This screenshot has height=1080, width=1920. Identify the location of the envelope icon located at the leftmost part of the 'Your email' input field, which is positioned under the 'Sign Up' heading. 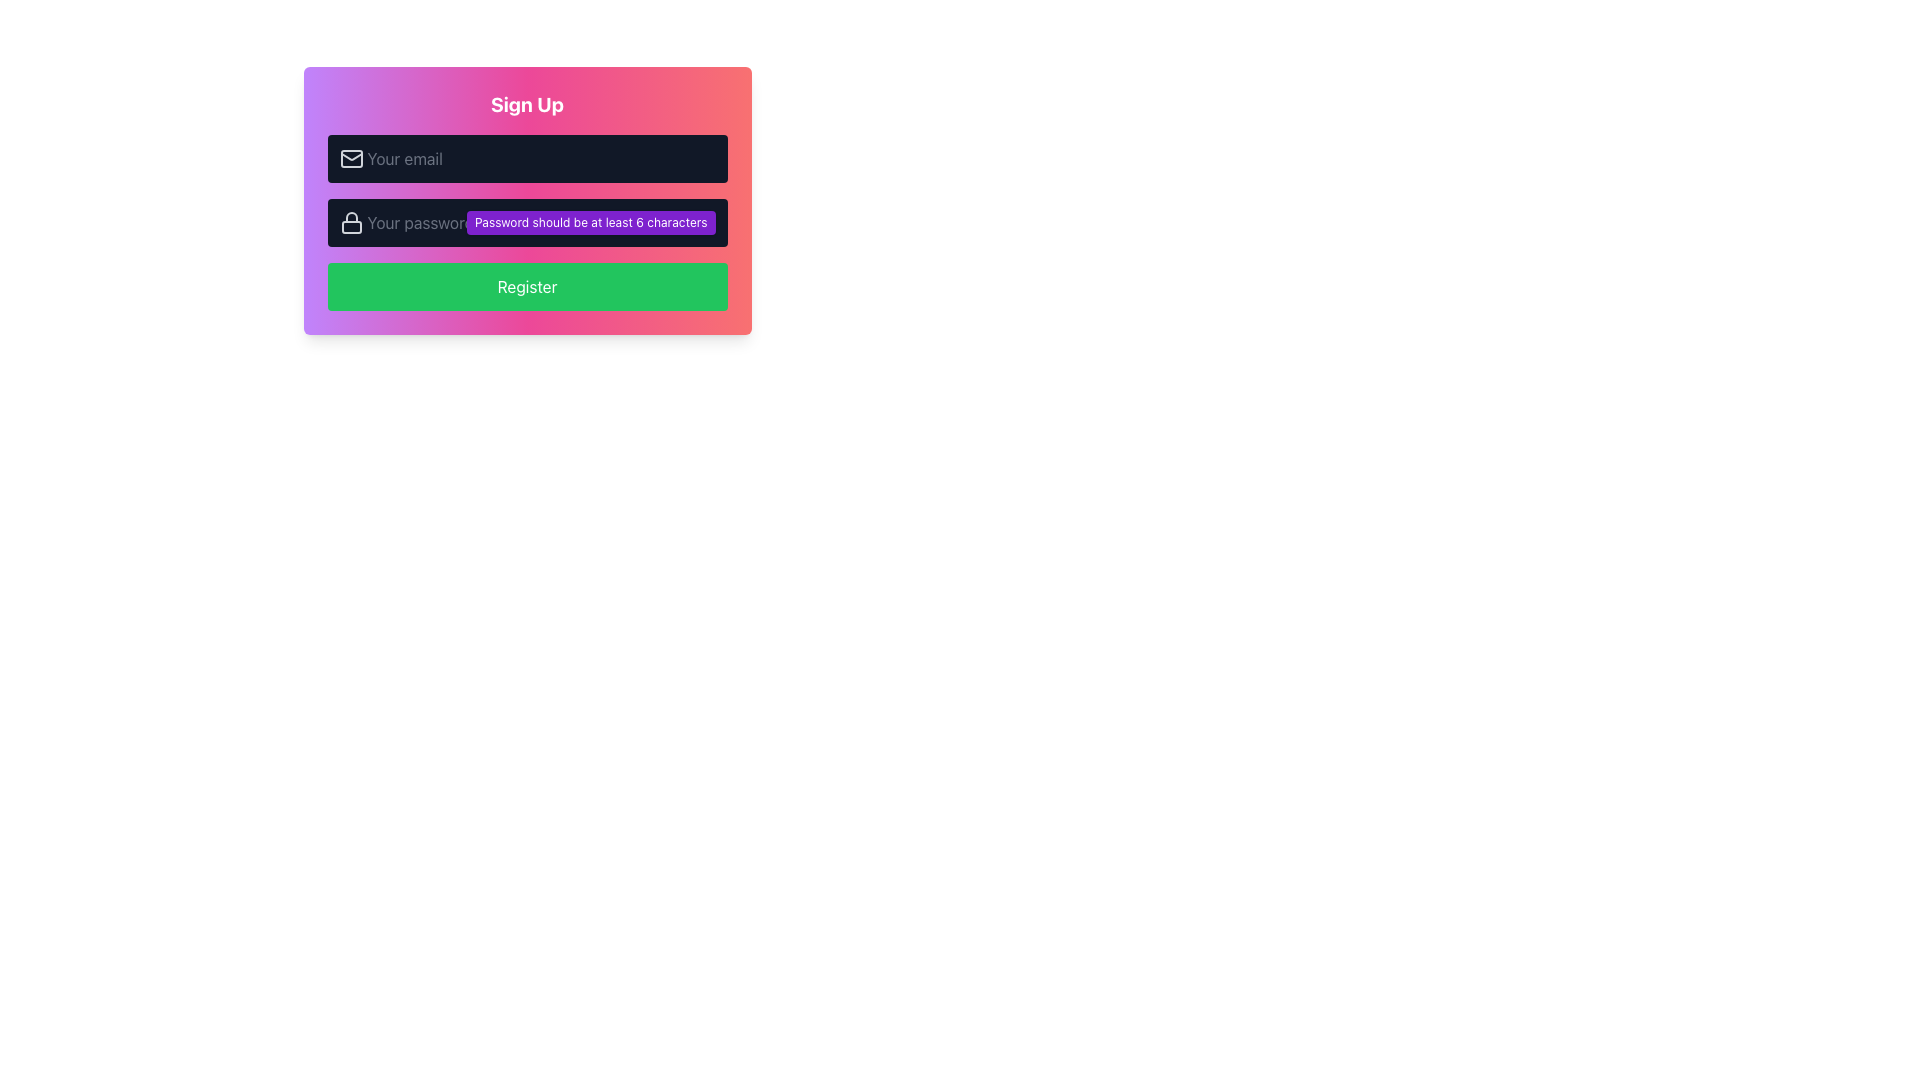
(351, 157).